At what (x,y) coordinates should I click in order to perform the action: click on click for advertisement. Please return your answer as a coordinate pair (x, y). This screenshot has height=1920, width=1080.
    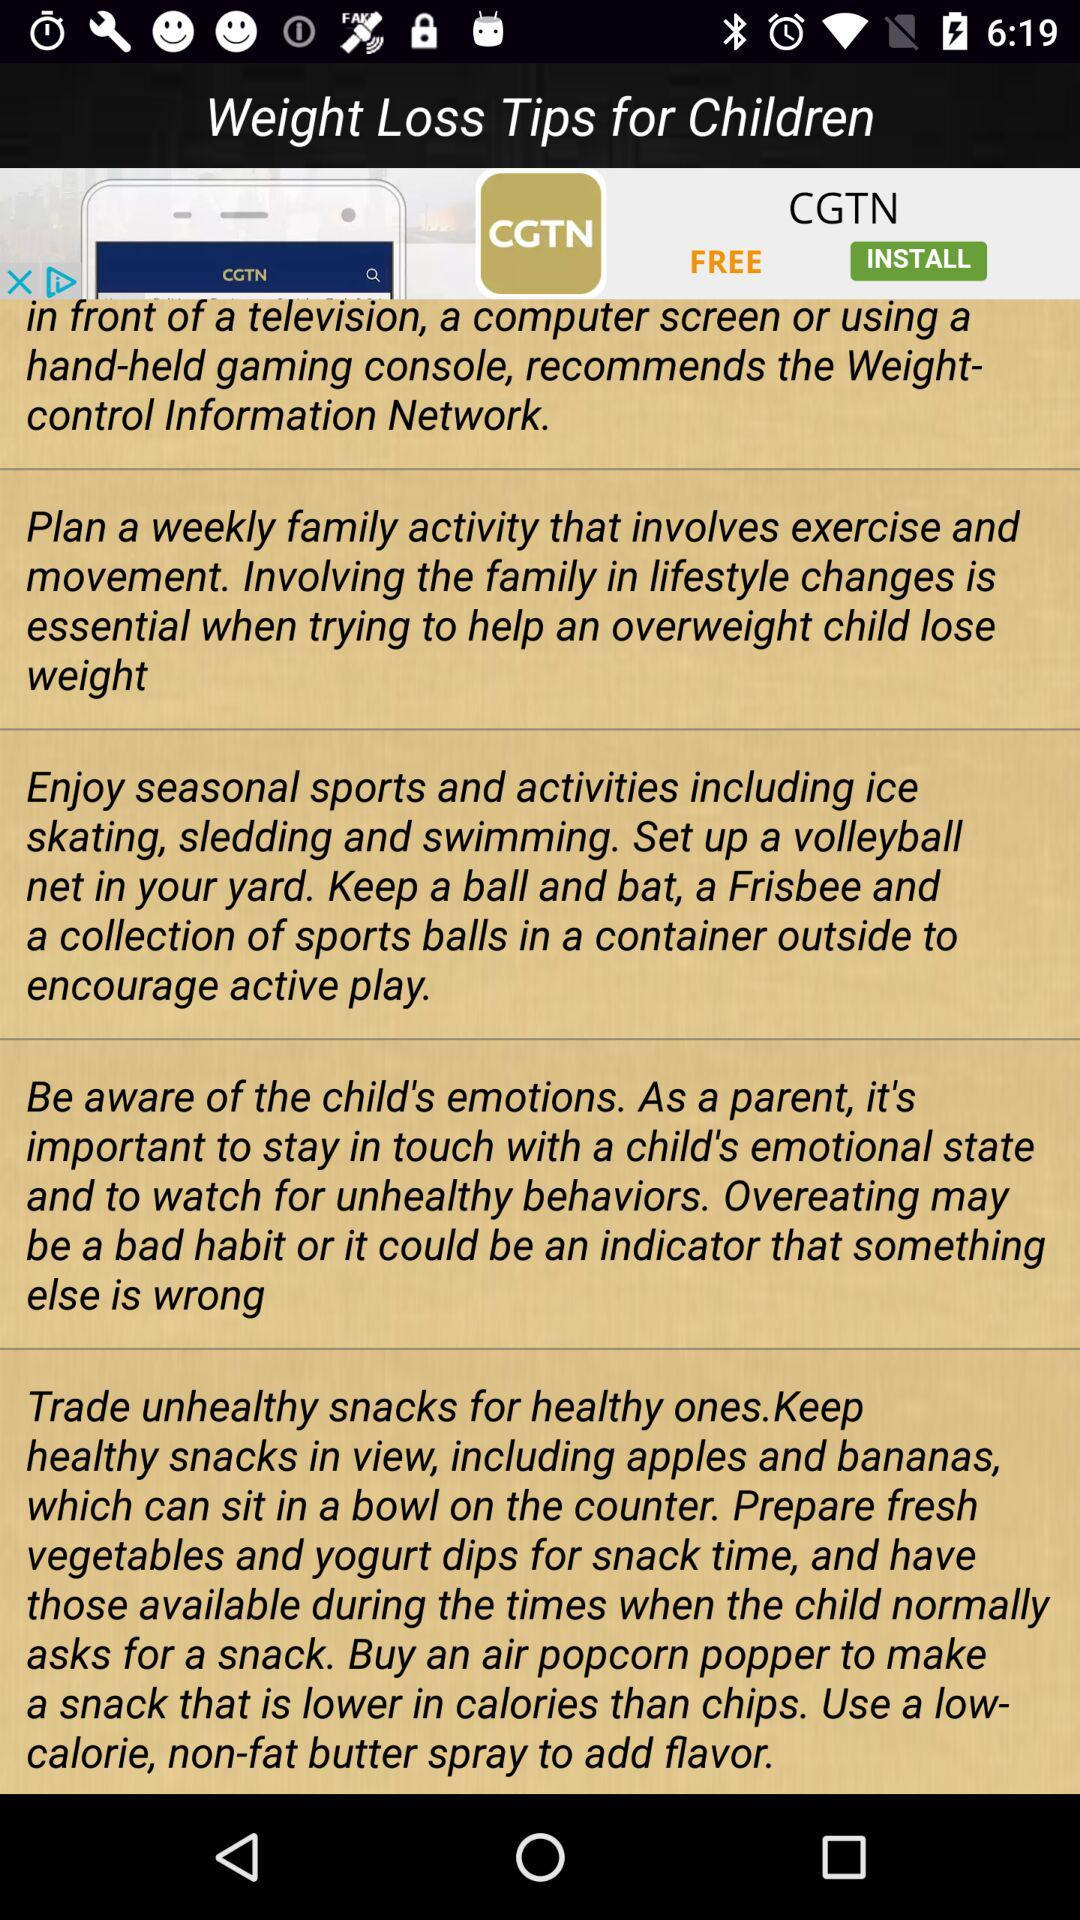
    Looking at the image, I should click on (540, 233).